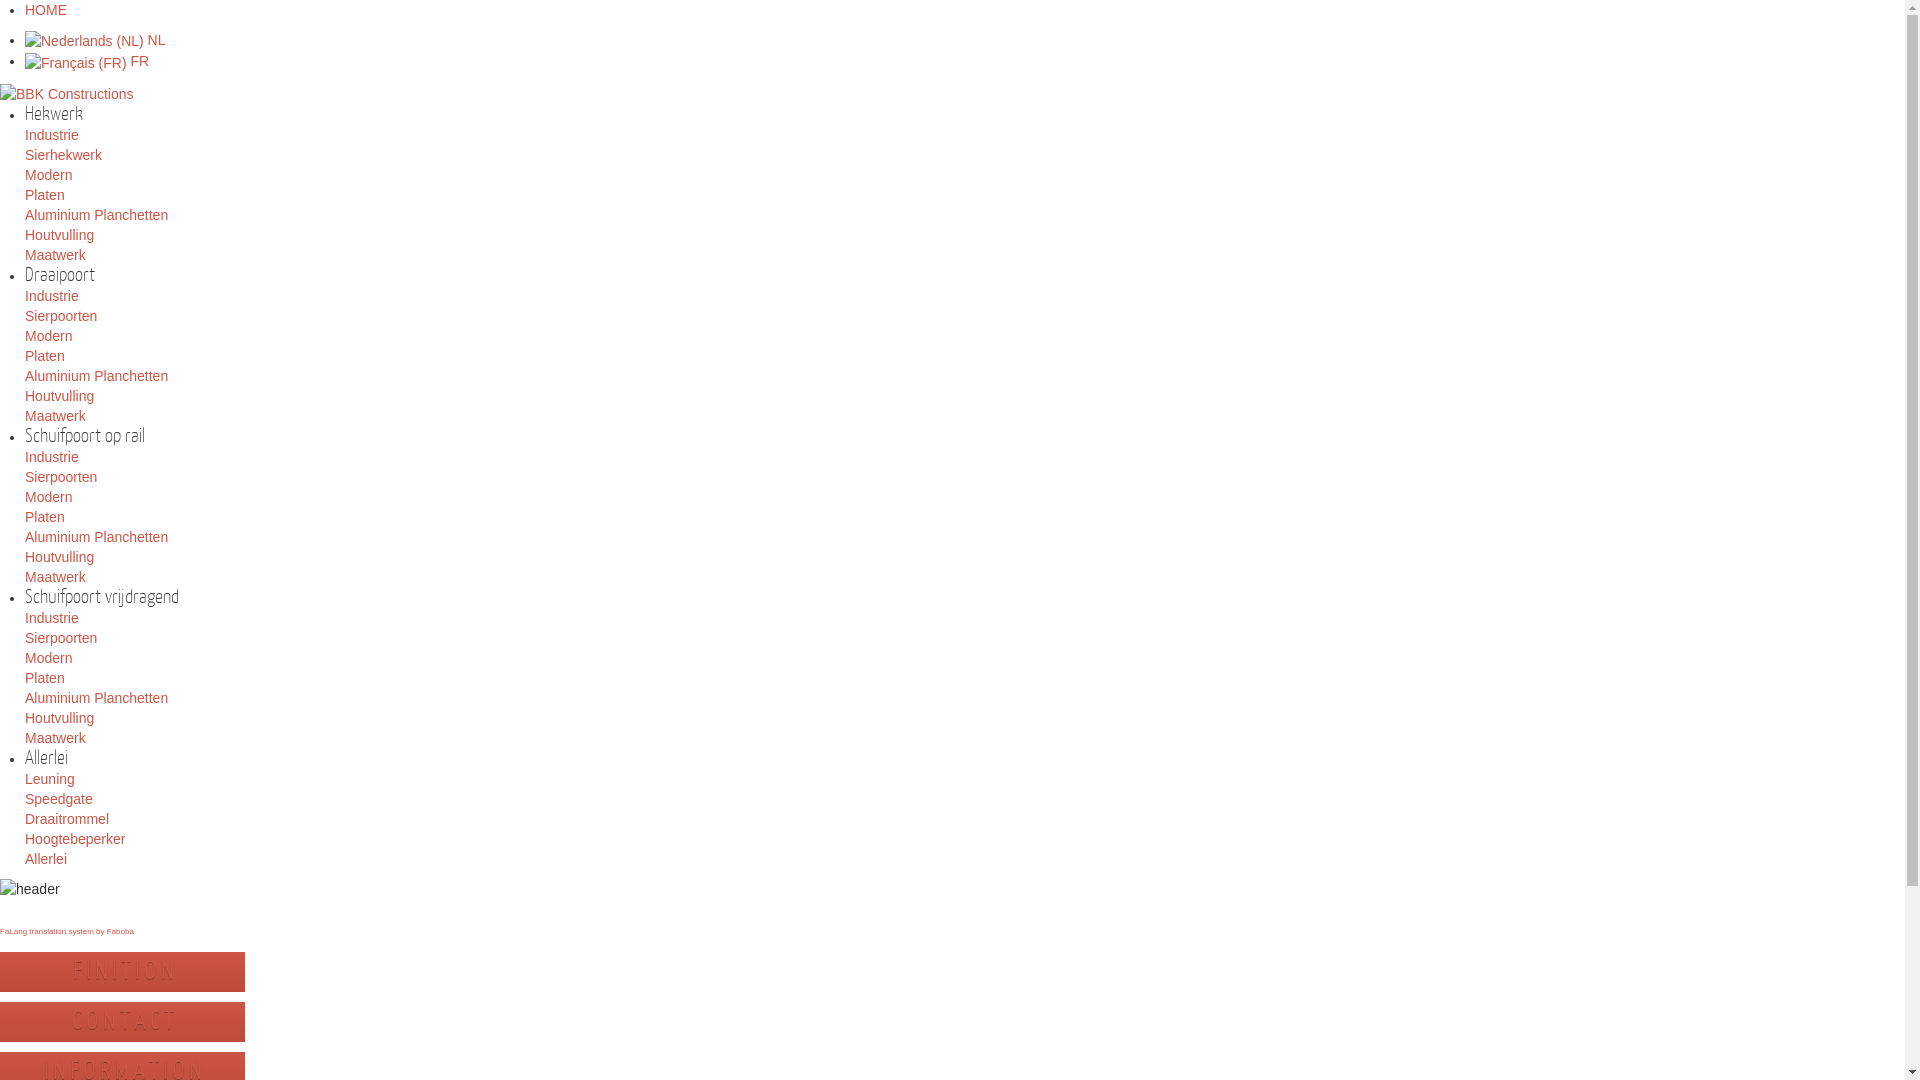 Image resolution: width=1920 pixels, height=1080 pixels. Describe the element at coordinates (59, 716) in the screenshot. I see `'Houtvulling'` at that location.